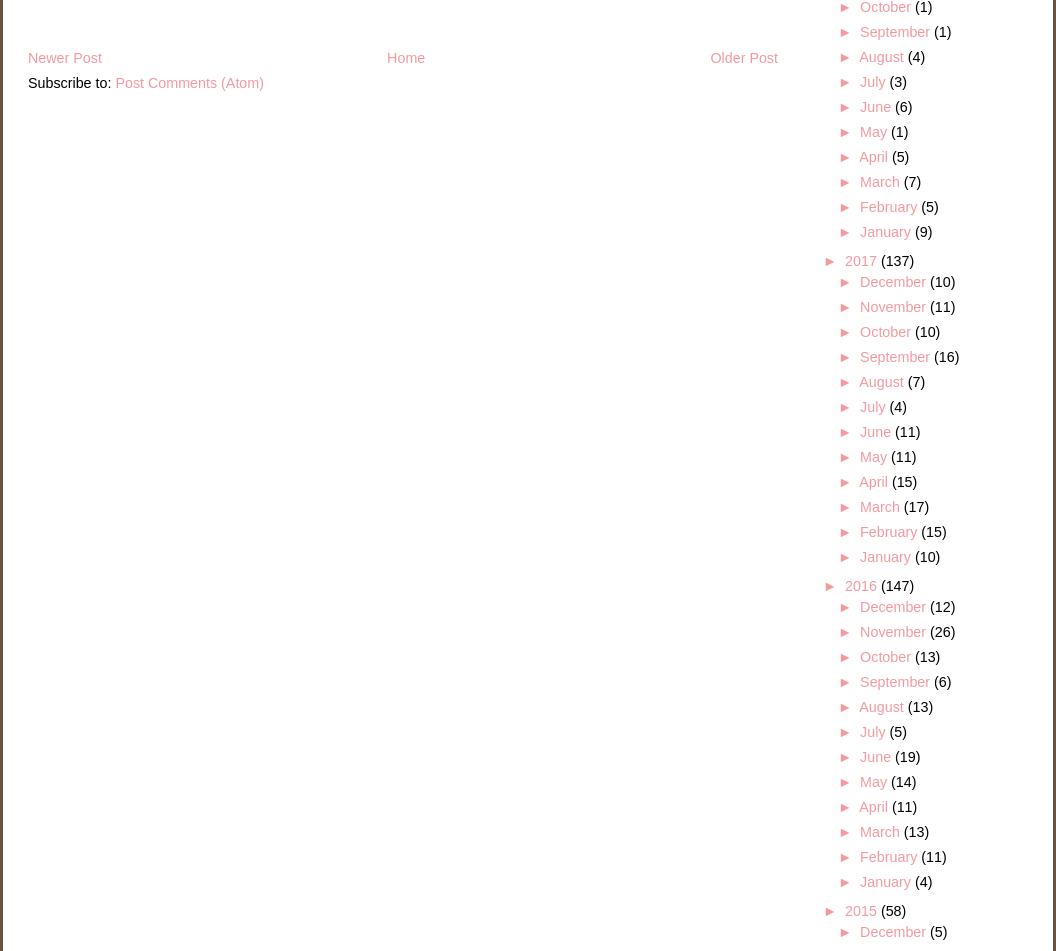 The image size is (1056, 951). I want to click on '(147)', so click(895, 583).